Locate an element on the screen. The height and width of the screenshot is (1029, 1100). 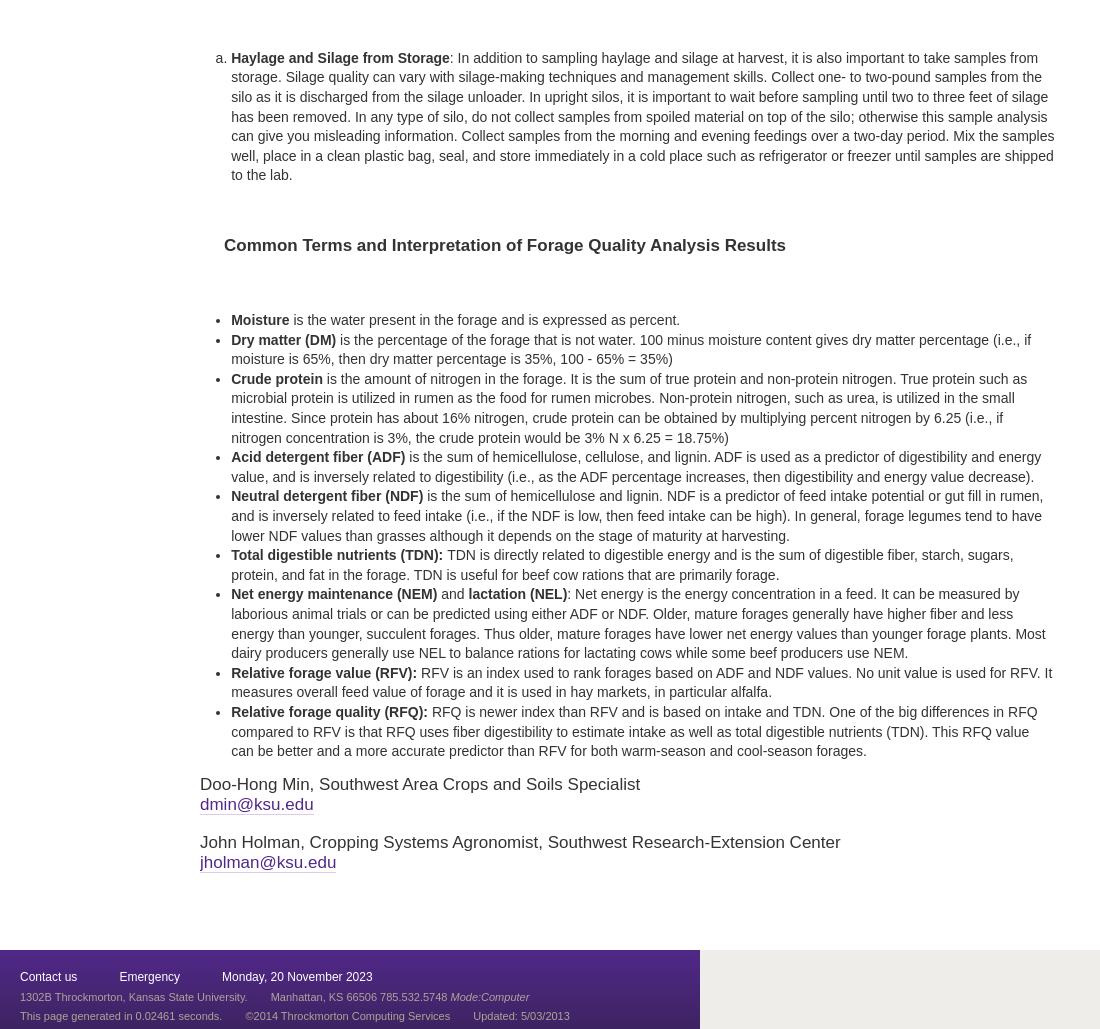
': In addition to sampling haylage and silage at harvest, it is also important to take samples from storage. Silage quality can vary with silage-making techniques and management skills. Collect one- to two-pound samples from the silo as it is discharged from the silage unloader. In upright silos, it is important to wait before sampling until two to three feet of silage has been removed. In any type of silo, do not collect samples from spoiled material on top of the silo; otherwise this sample analysis can give you misleading information. Collect samples from the morning and evening feedings over a two-day period. Mix the samples well, place in a clean plastic bag, seal, and store immediately in a cold place such as refrigerator or freezer until samples are shipped to the lab.' is located at coordinates (231, 114).